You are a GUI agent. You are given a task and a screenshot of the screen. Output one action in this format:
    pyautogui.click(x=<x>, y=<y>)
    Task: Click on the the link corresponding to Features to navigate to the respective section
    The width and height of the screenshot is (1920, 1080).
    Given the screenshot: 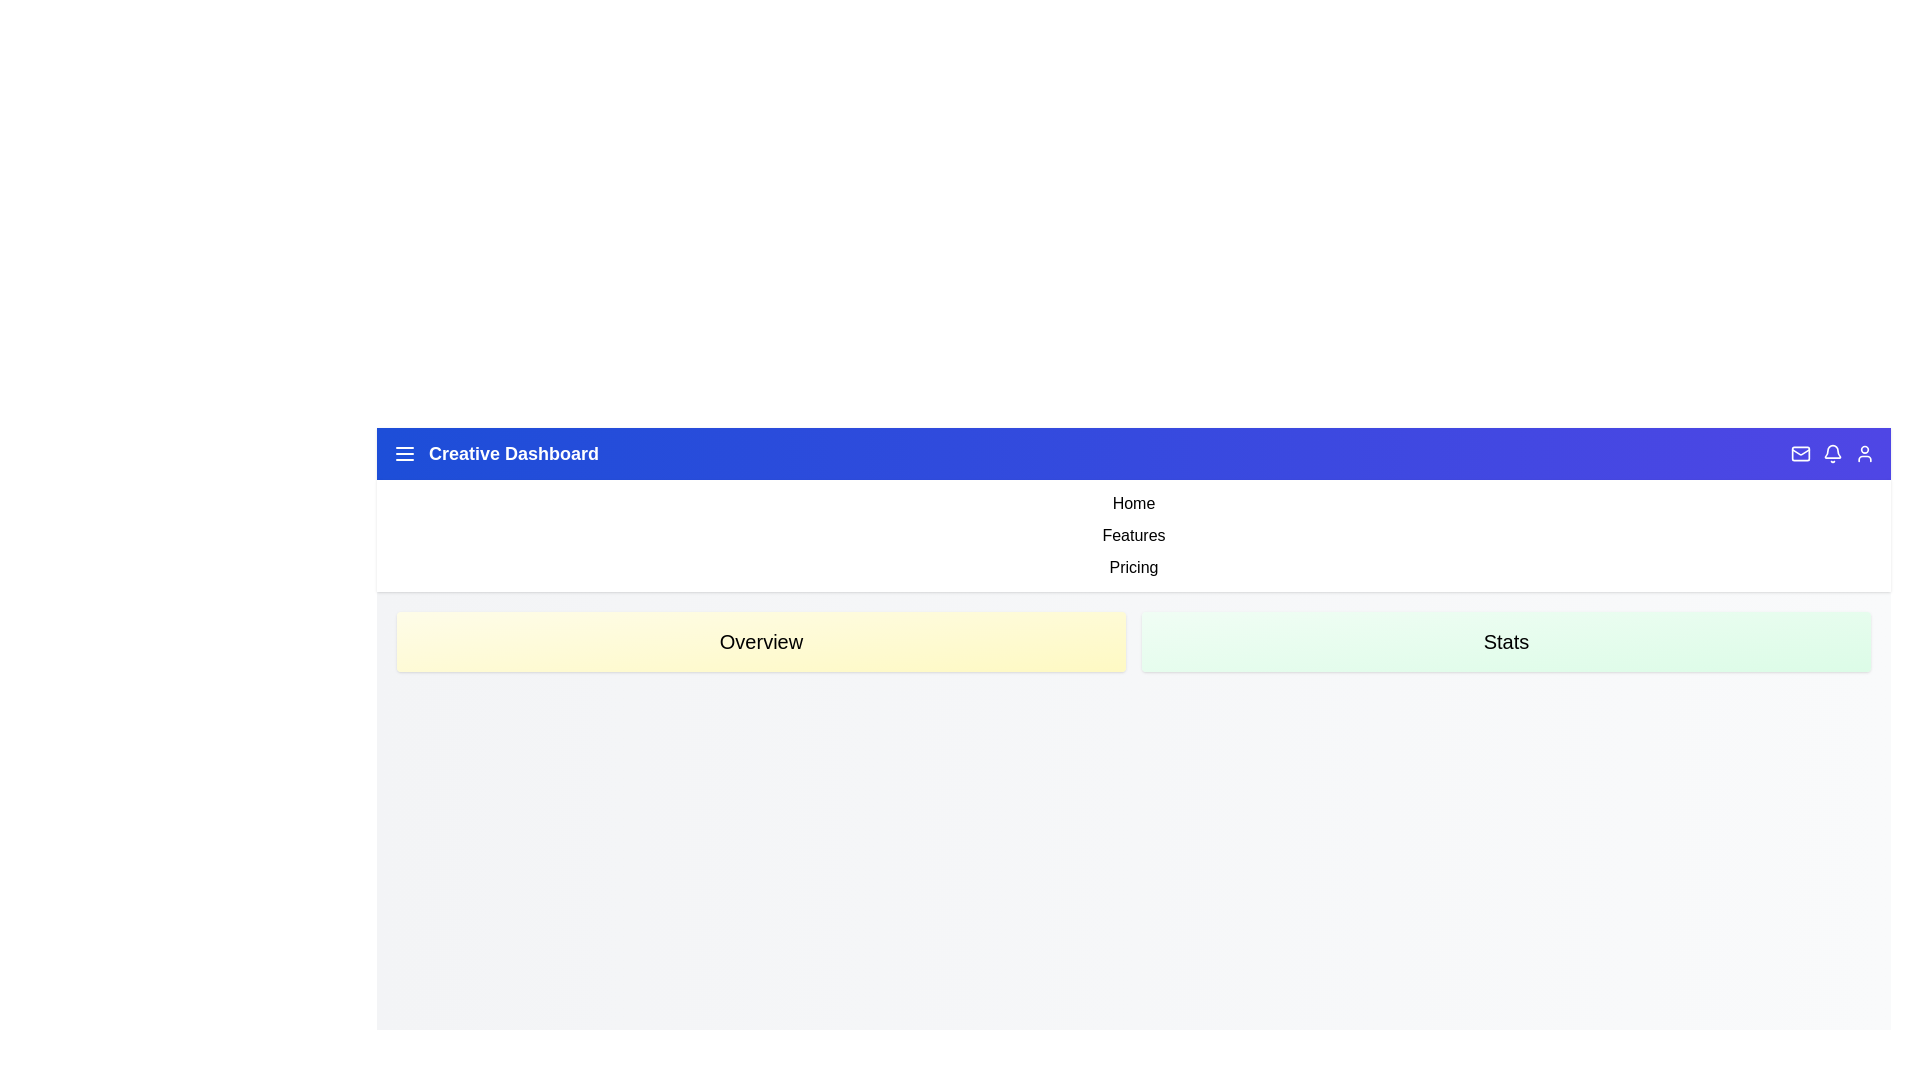 What is the action you would take?
    pyautogui.click(x=1133, y=535)
    